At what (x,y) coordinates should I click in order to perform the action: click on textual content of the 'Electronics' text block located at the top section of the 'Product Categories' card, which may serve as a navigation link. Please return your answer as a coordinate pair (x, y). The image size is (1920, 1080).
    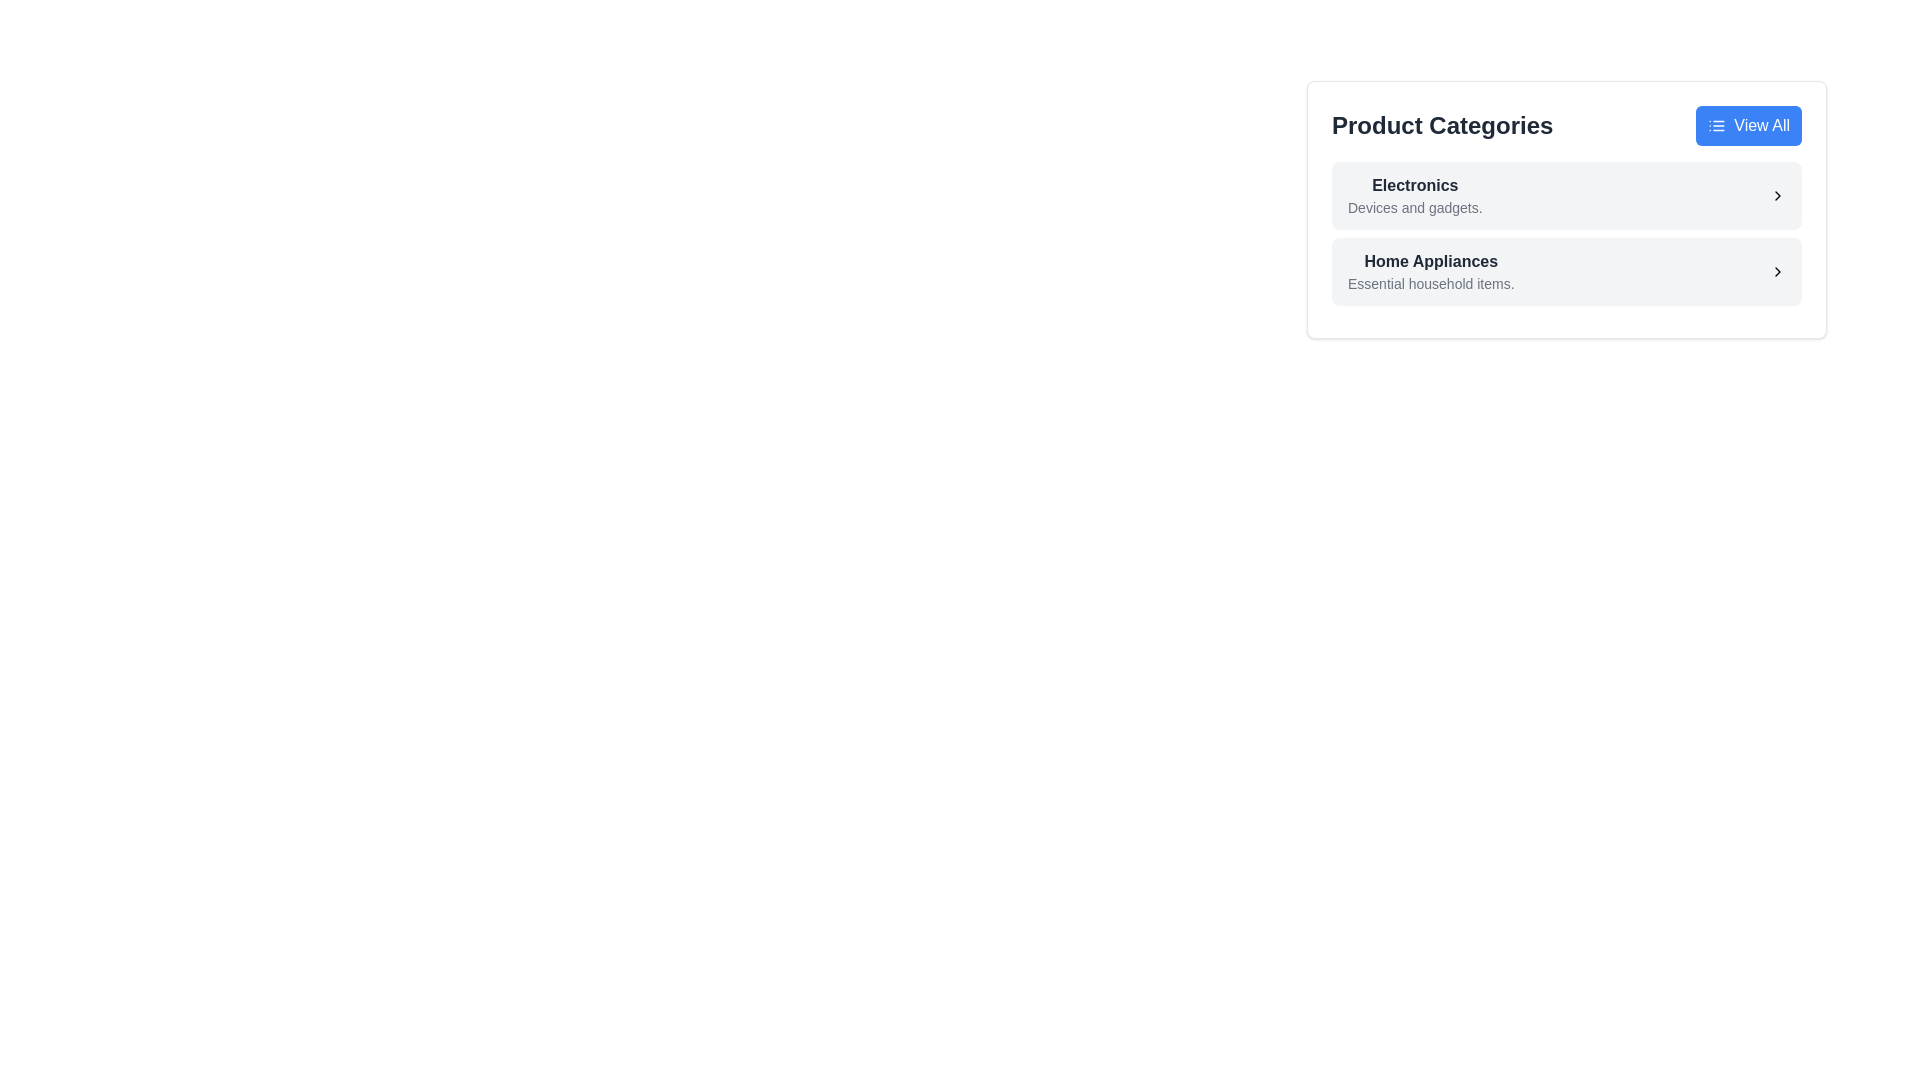
    Looking at the image, I should click on (1414, 196).